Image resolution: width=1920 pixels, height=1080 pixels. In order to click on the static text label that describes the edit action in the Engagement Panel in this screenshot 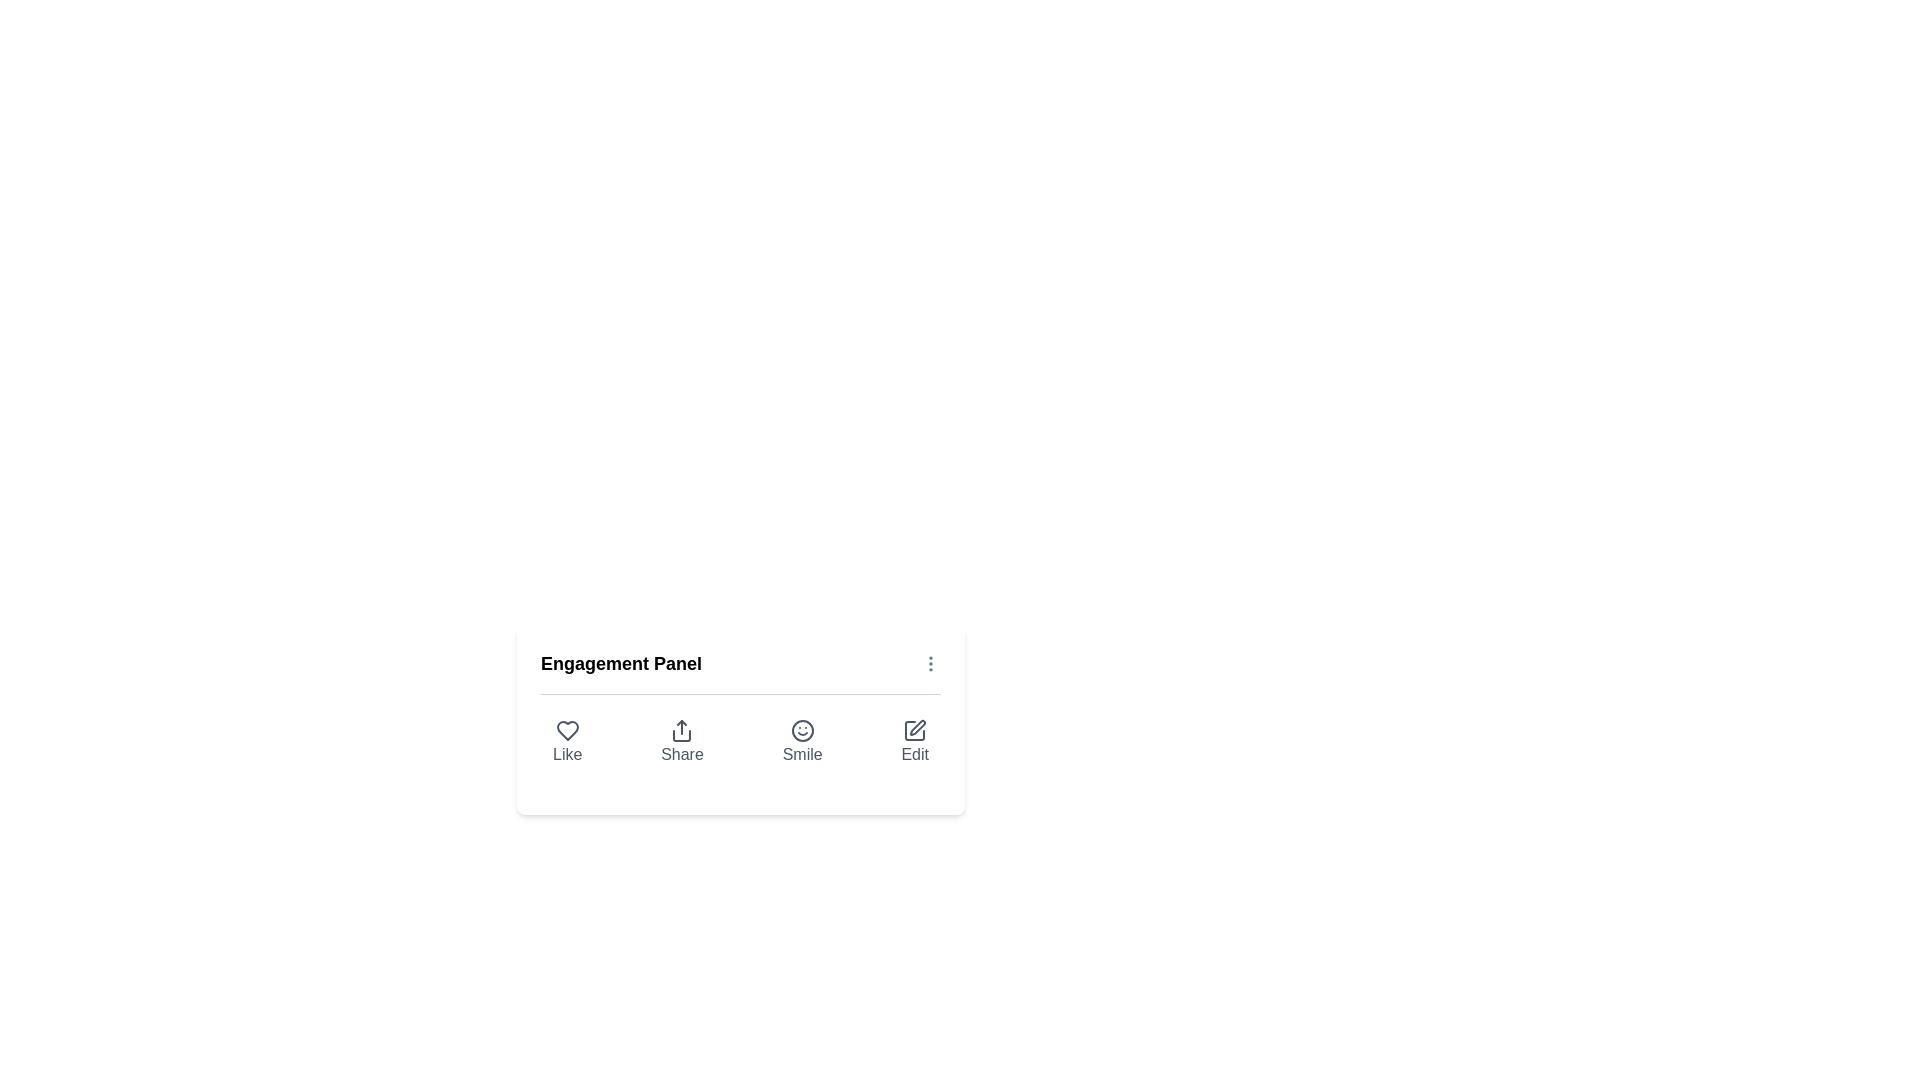, I will do `click(914, 755)`.